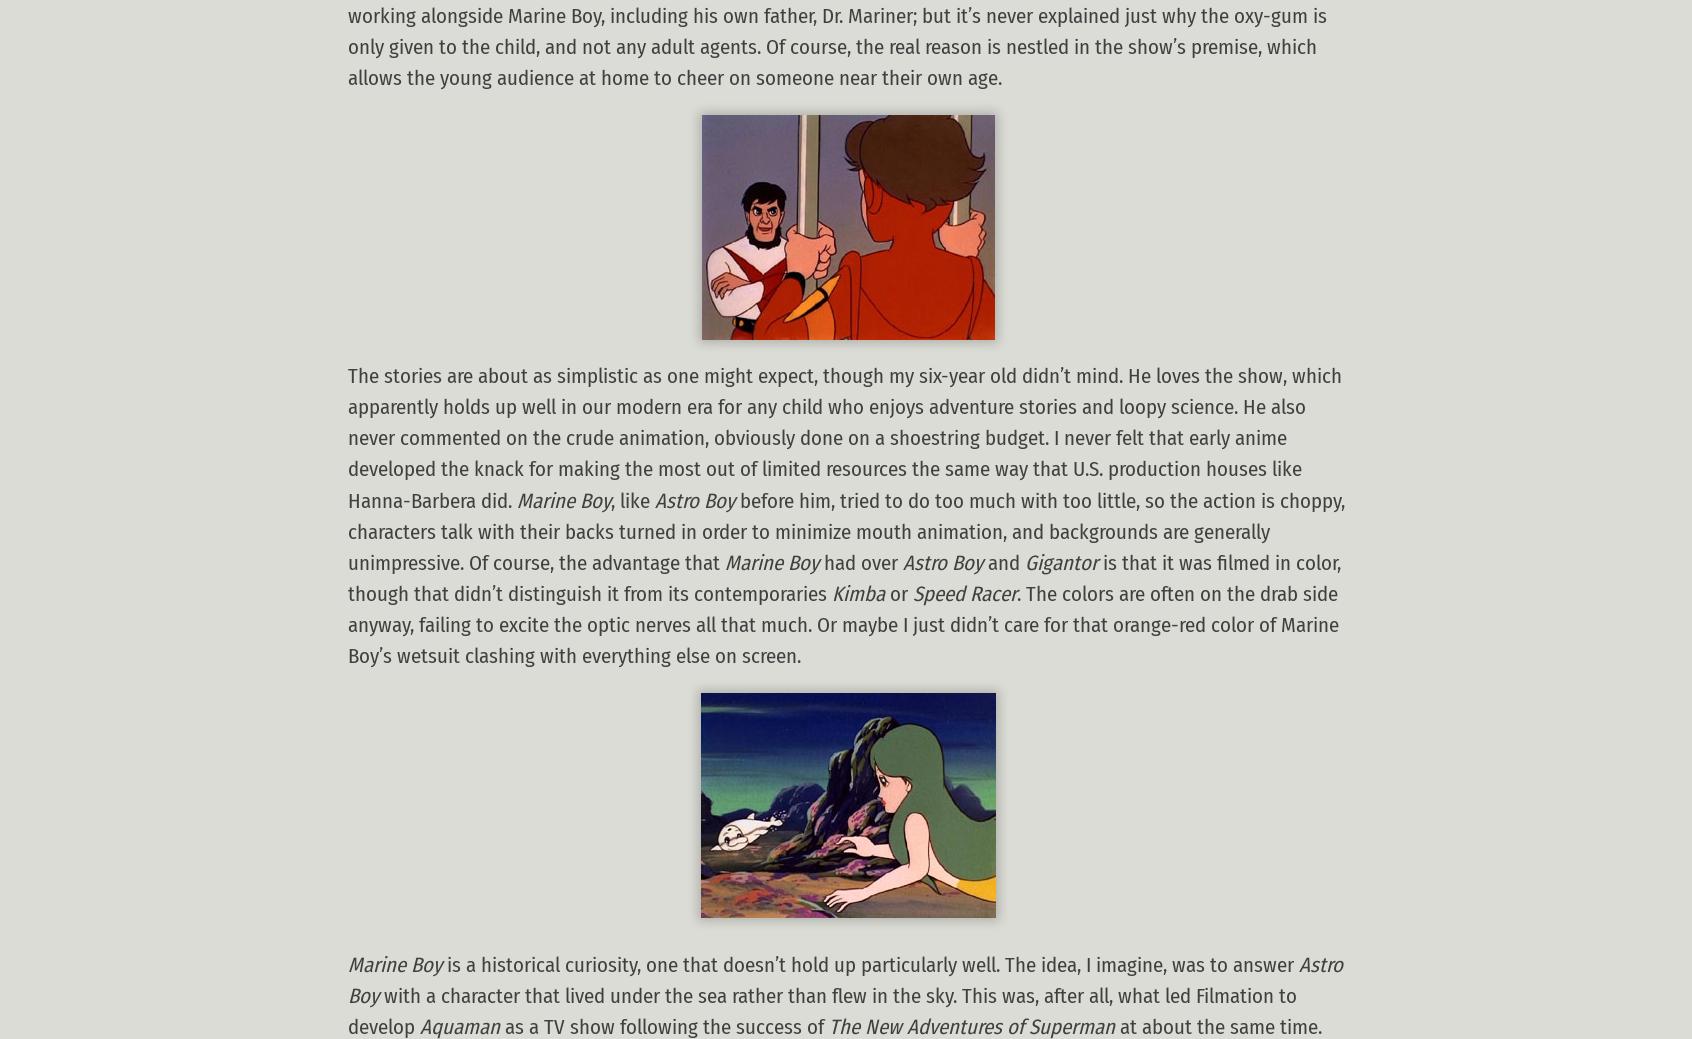 The height and width of the screenshot is (1039, 1692). I want to click on 'and', so click(1003, 562).